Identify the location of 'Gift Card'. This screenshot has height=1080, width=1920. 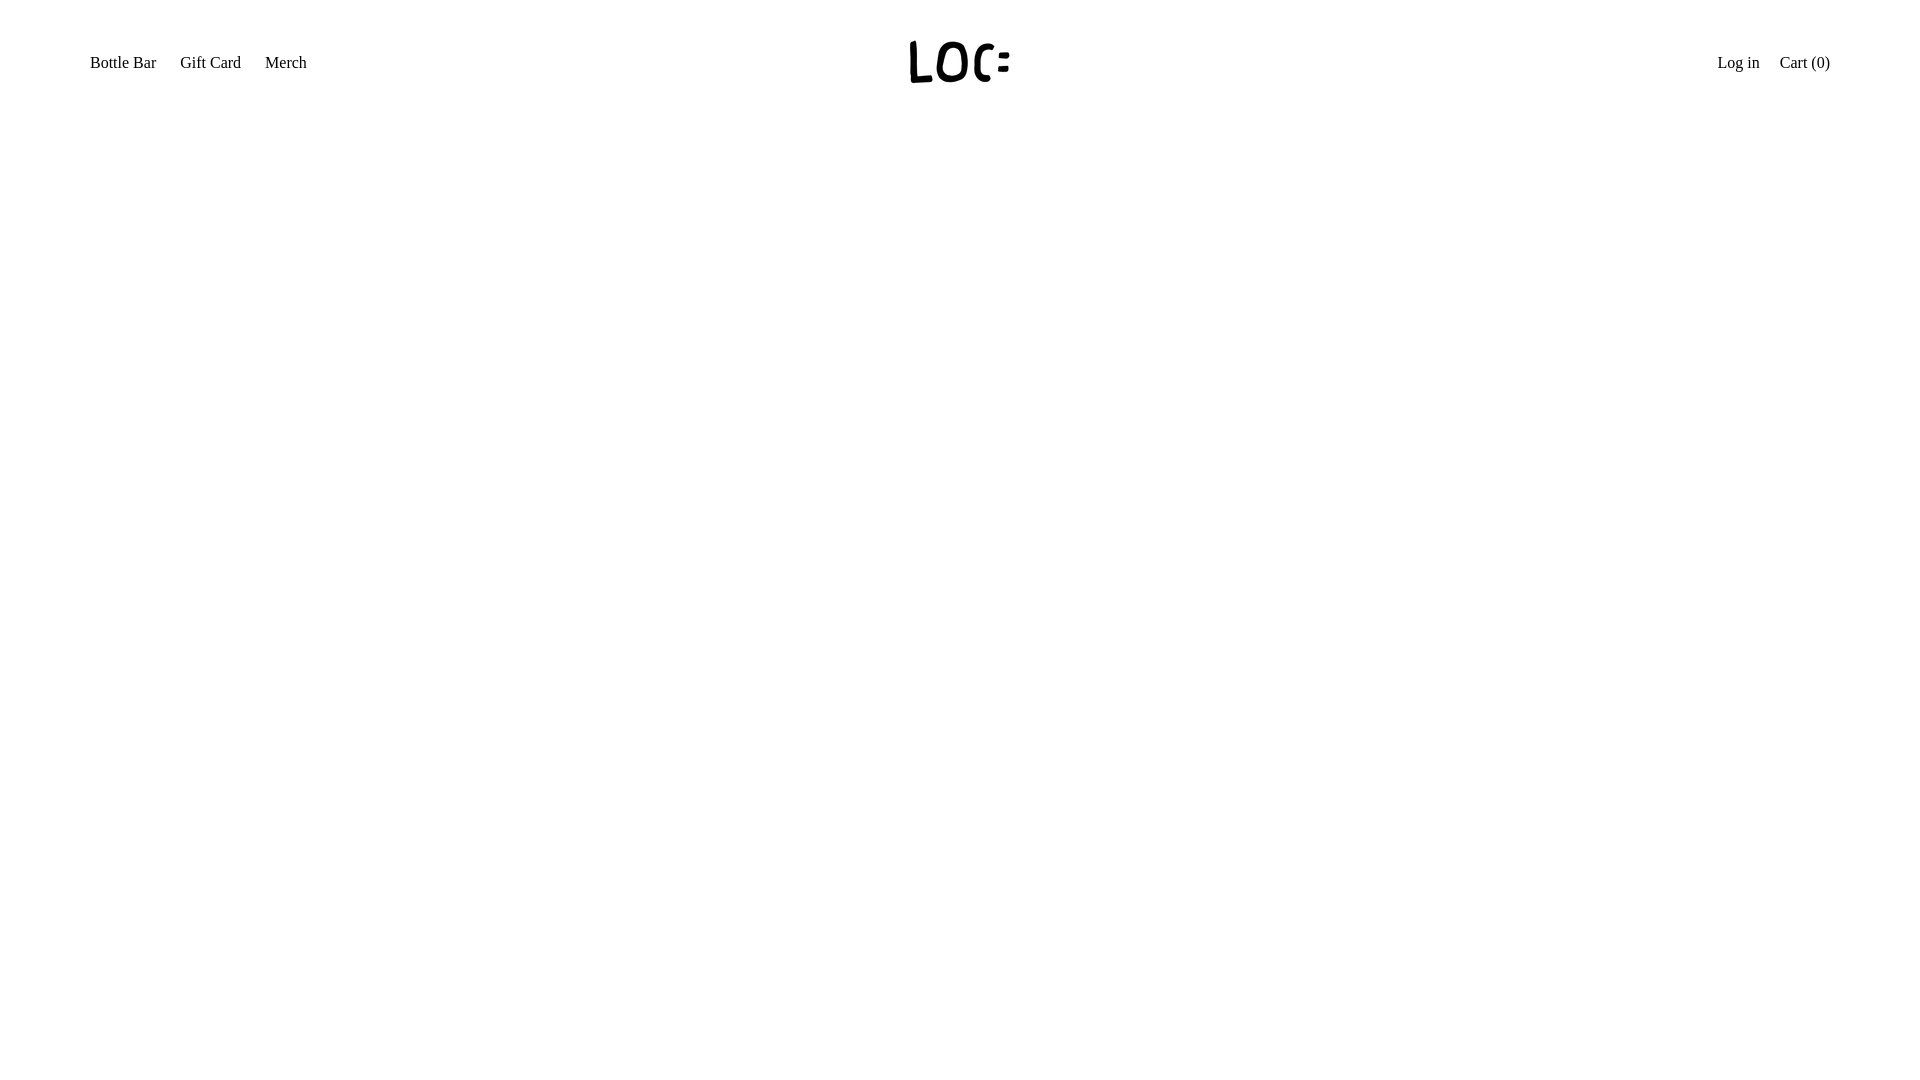
(210, 64).